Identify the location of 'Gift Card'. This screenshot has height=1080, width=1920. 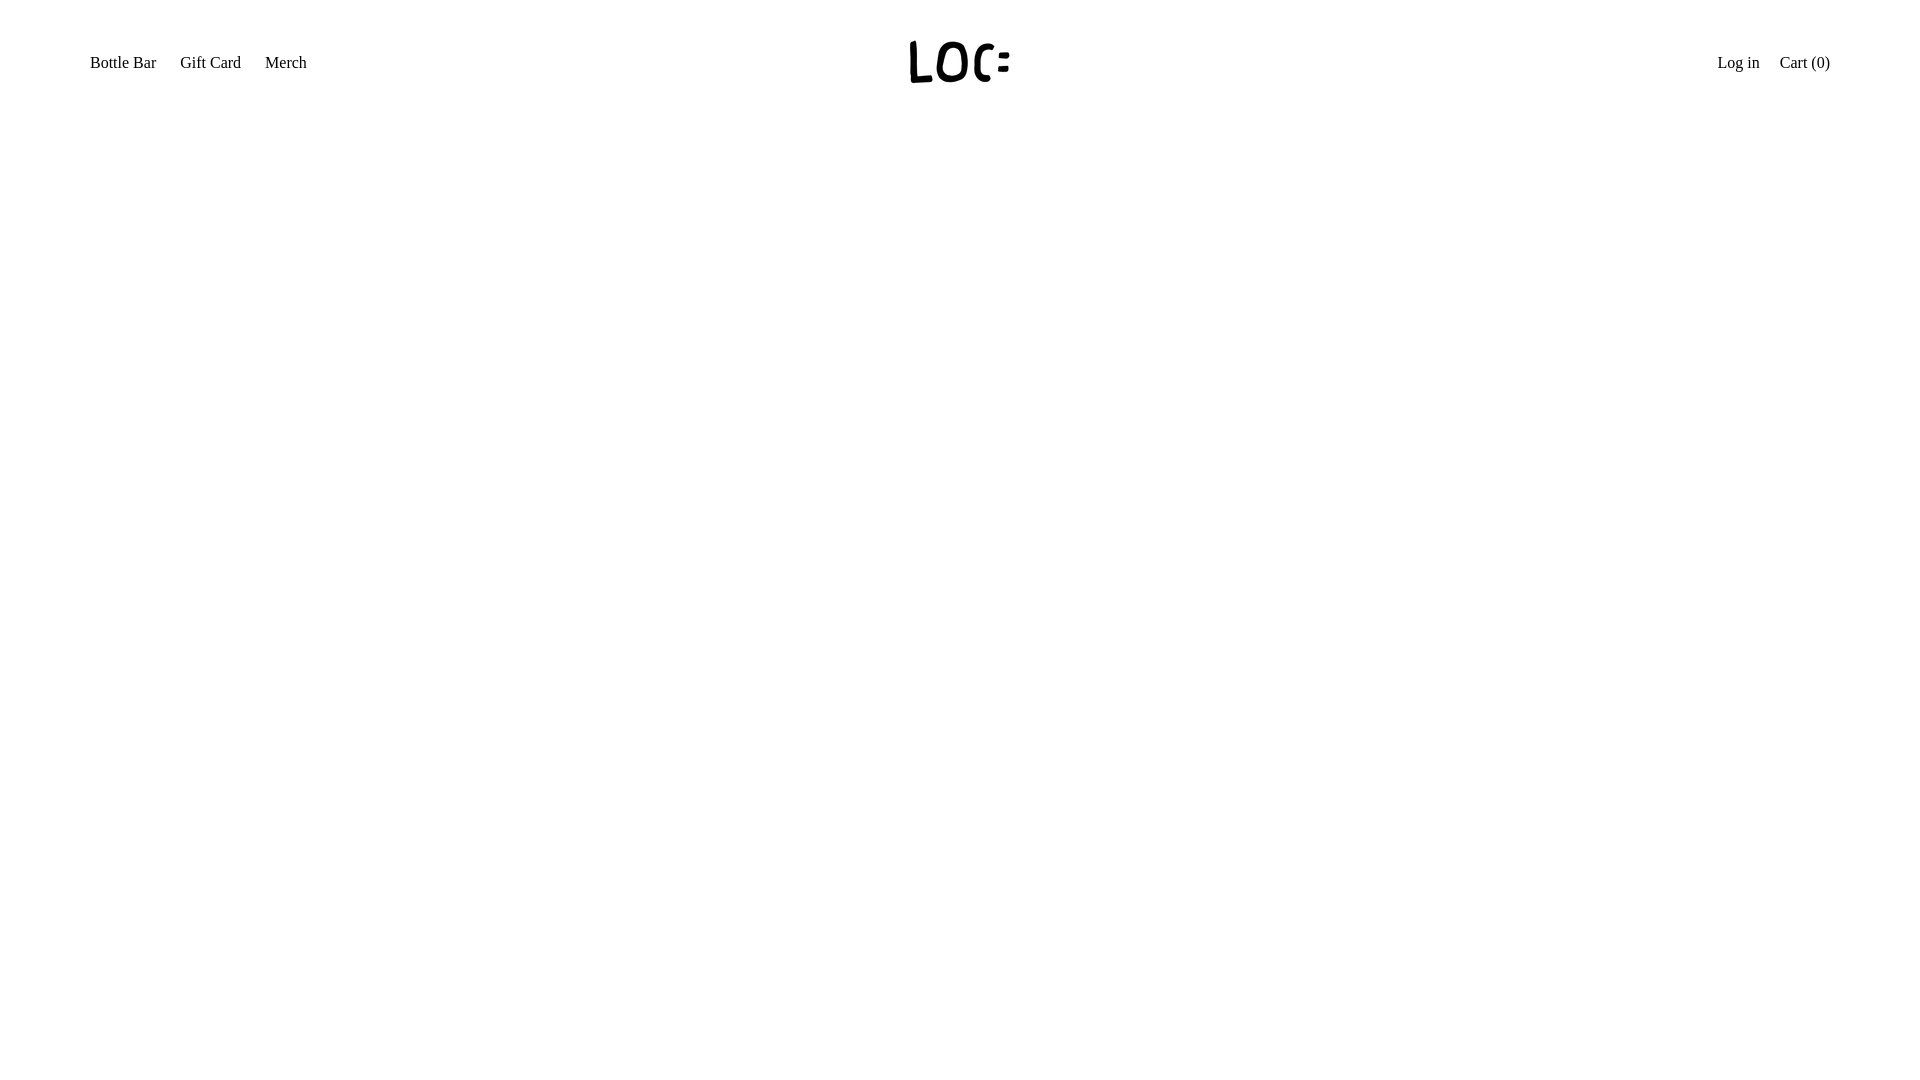
(210, 64).